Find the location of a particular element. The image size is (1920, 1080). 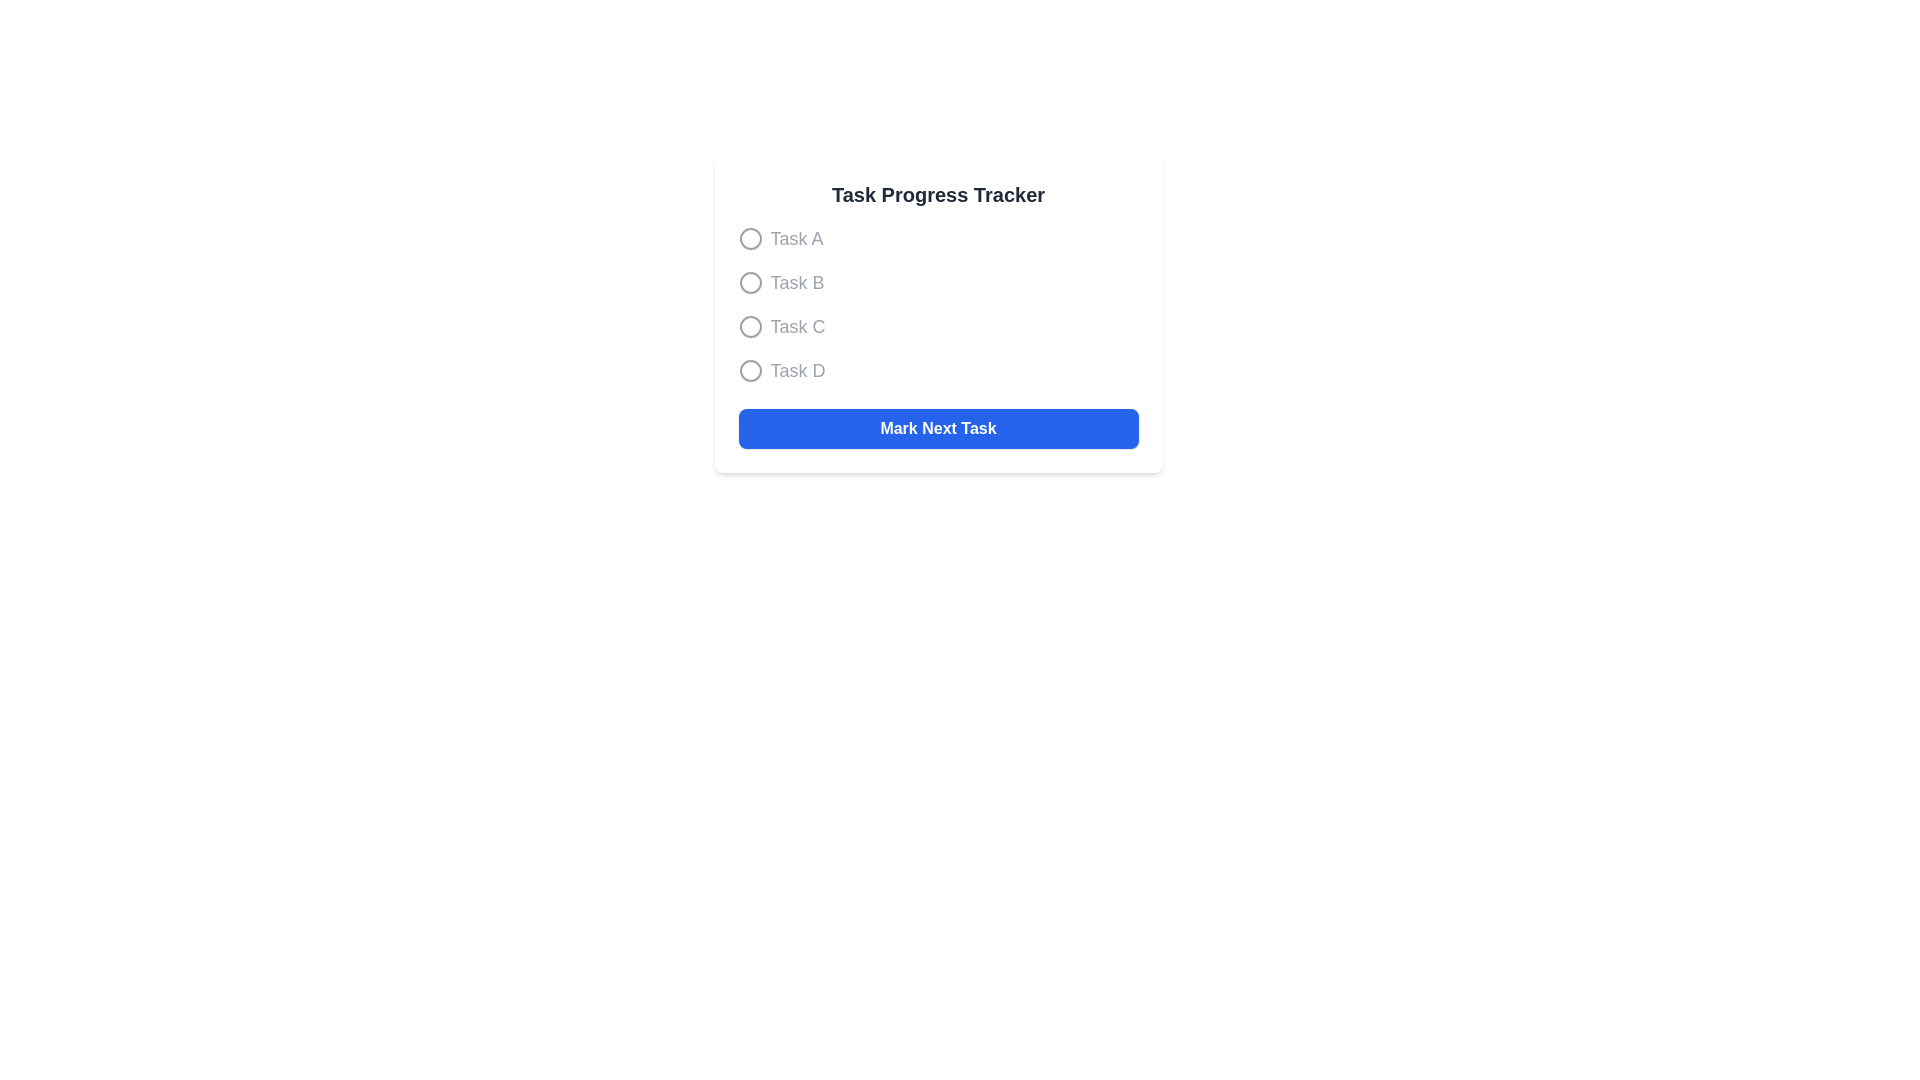

the non-interactive SVG circle element that visually represents the task's state for 'Task A' in the task tracker interface is located at coordinates (749, 238).